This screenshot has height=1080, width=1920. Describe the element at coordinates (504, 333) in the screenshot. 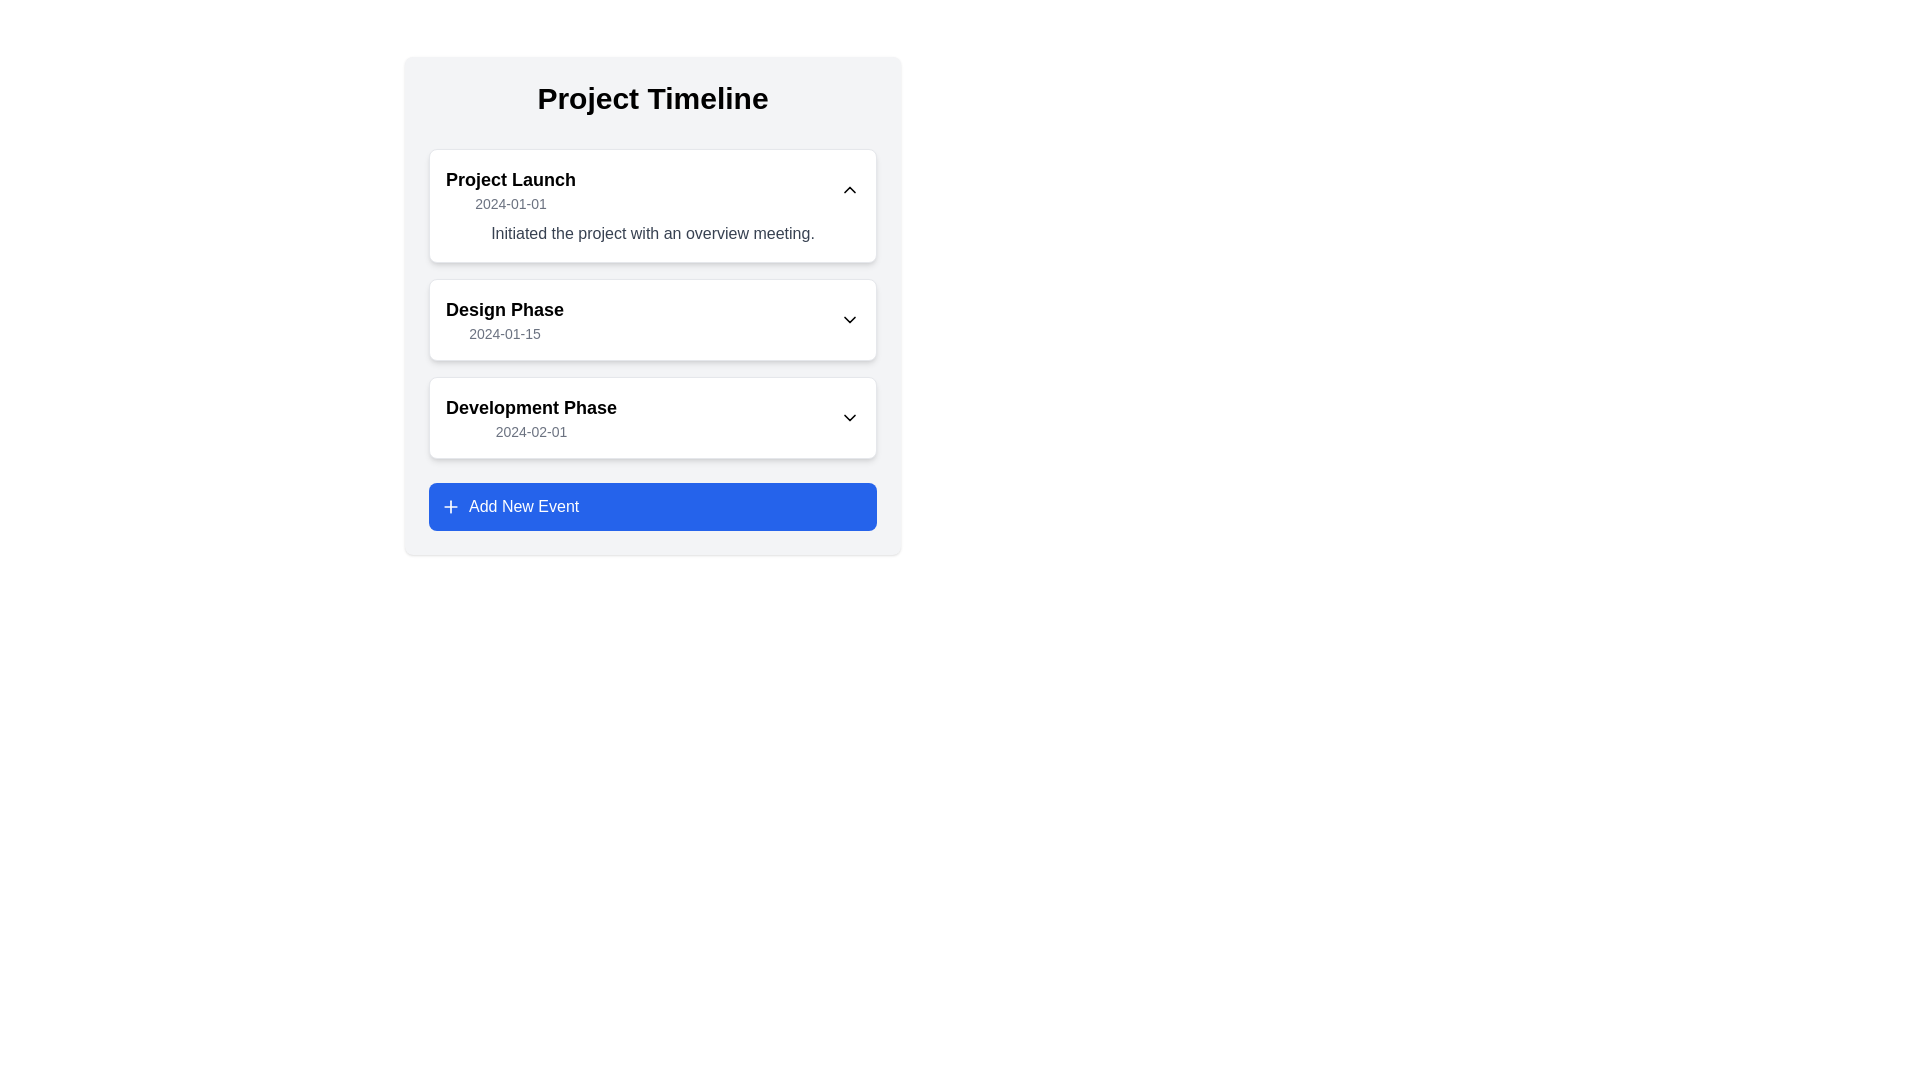

I see `the static text displaying the date for the 'Design Phase' located under the 'Design Phase' heading in the timeline interface` at that location.